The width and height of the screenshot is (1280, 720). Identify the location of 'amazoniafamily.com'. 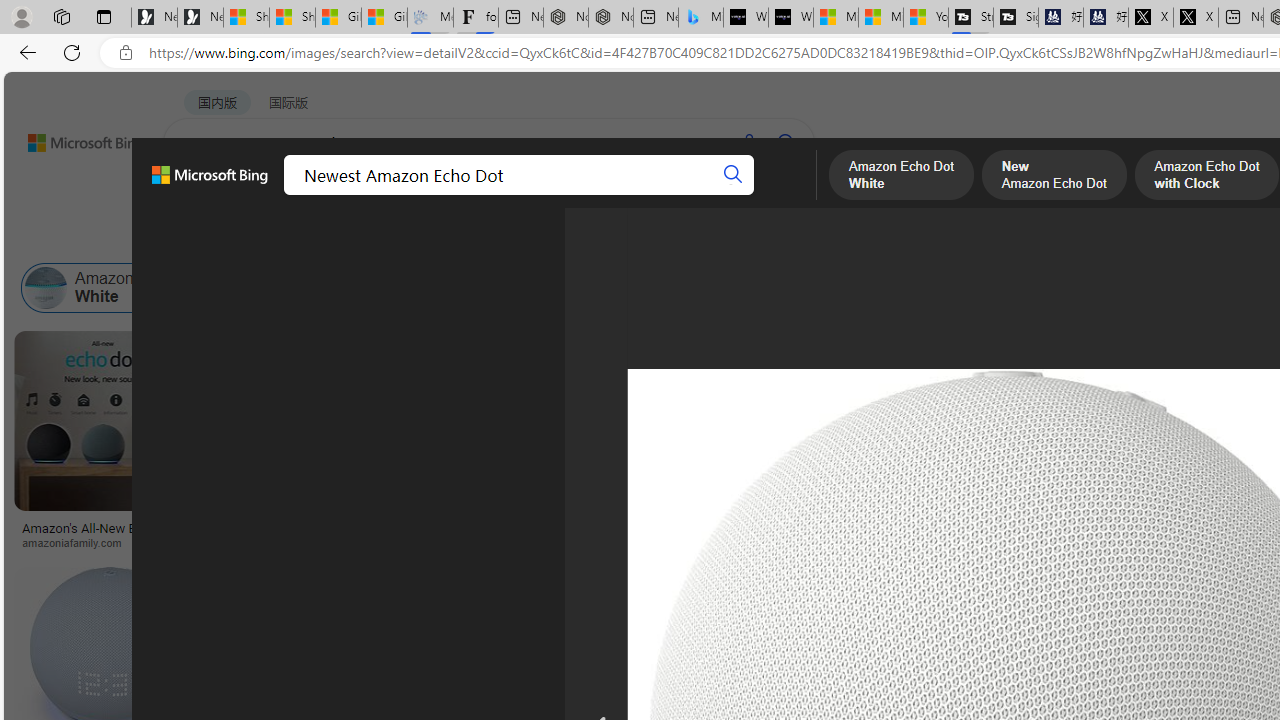
(101, 542).